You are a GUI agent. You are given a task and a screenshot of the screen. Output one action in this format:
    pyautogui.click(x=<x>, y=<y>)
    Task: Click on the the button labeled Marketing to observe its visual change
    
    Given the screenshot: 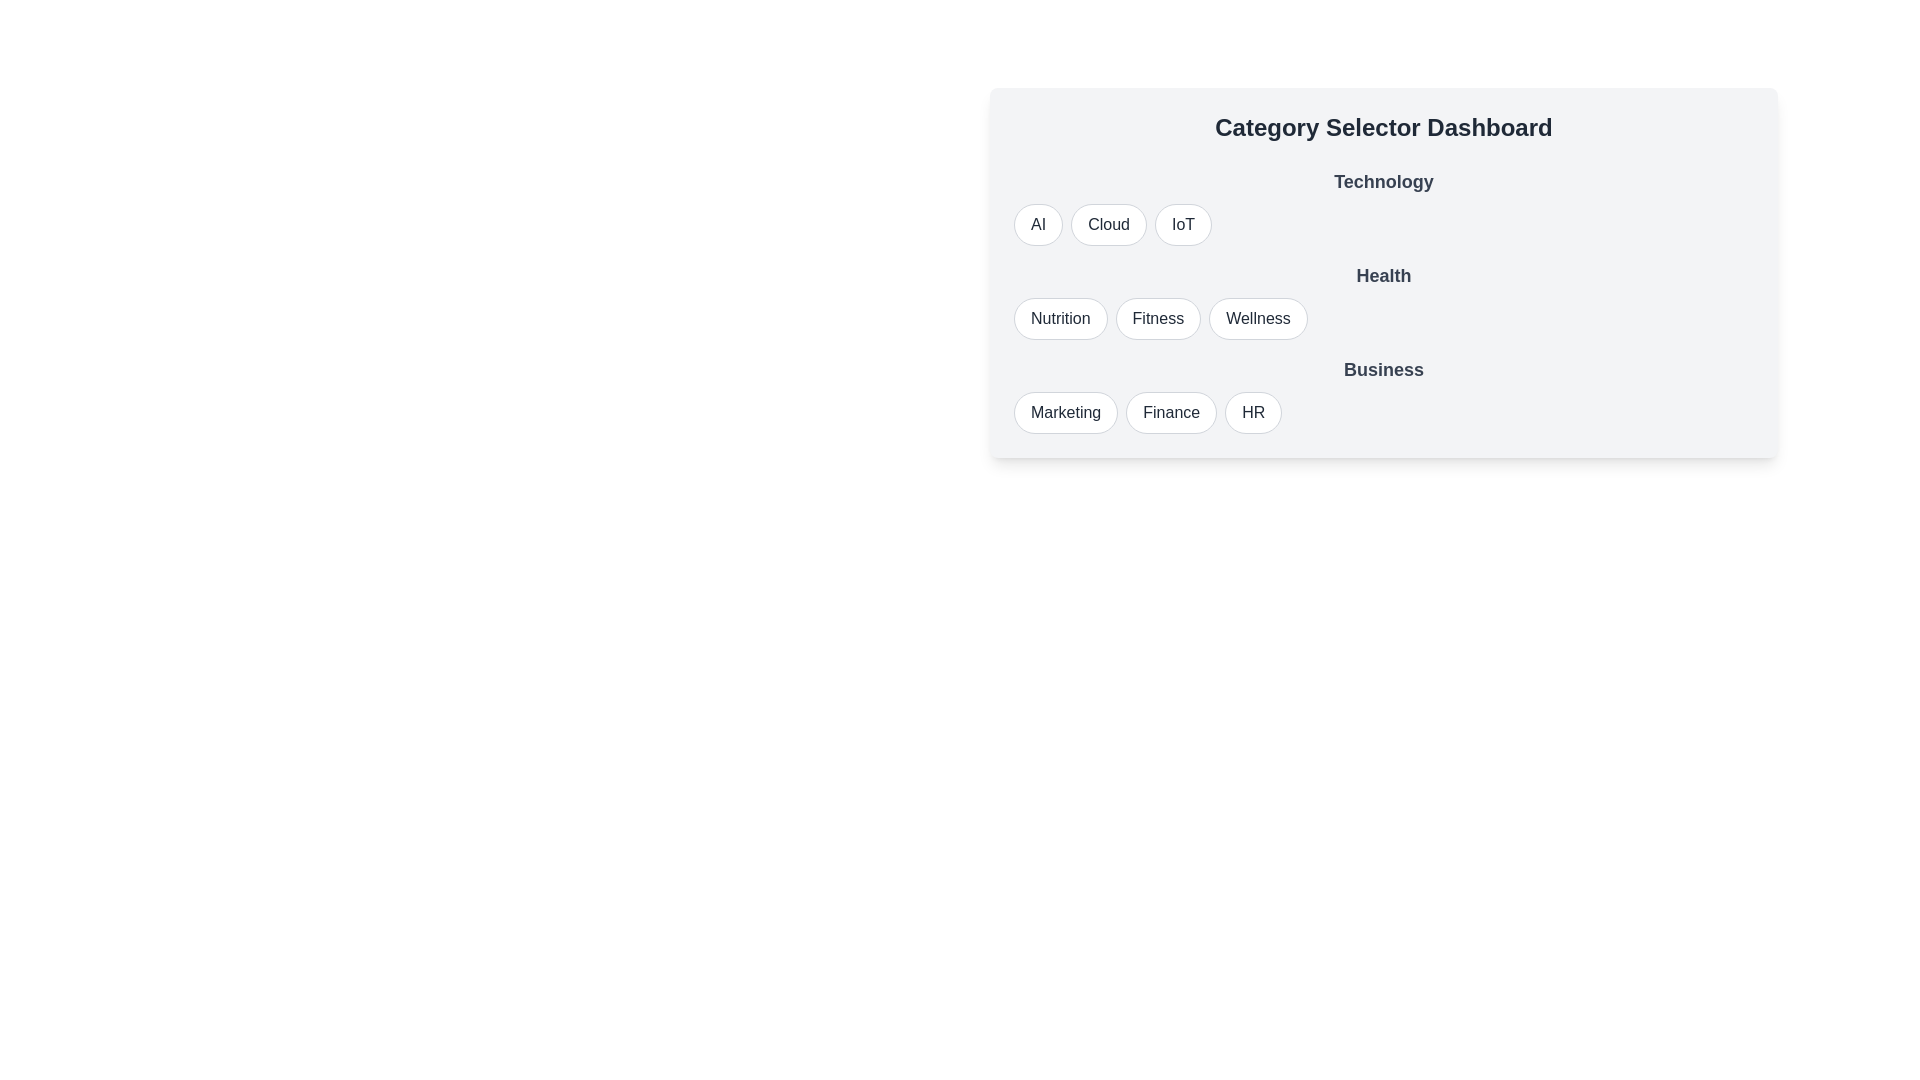 What is the action you would take?
    pyautogui.click(x=1064, y=411)
    